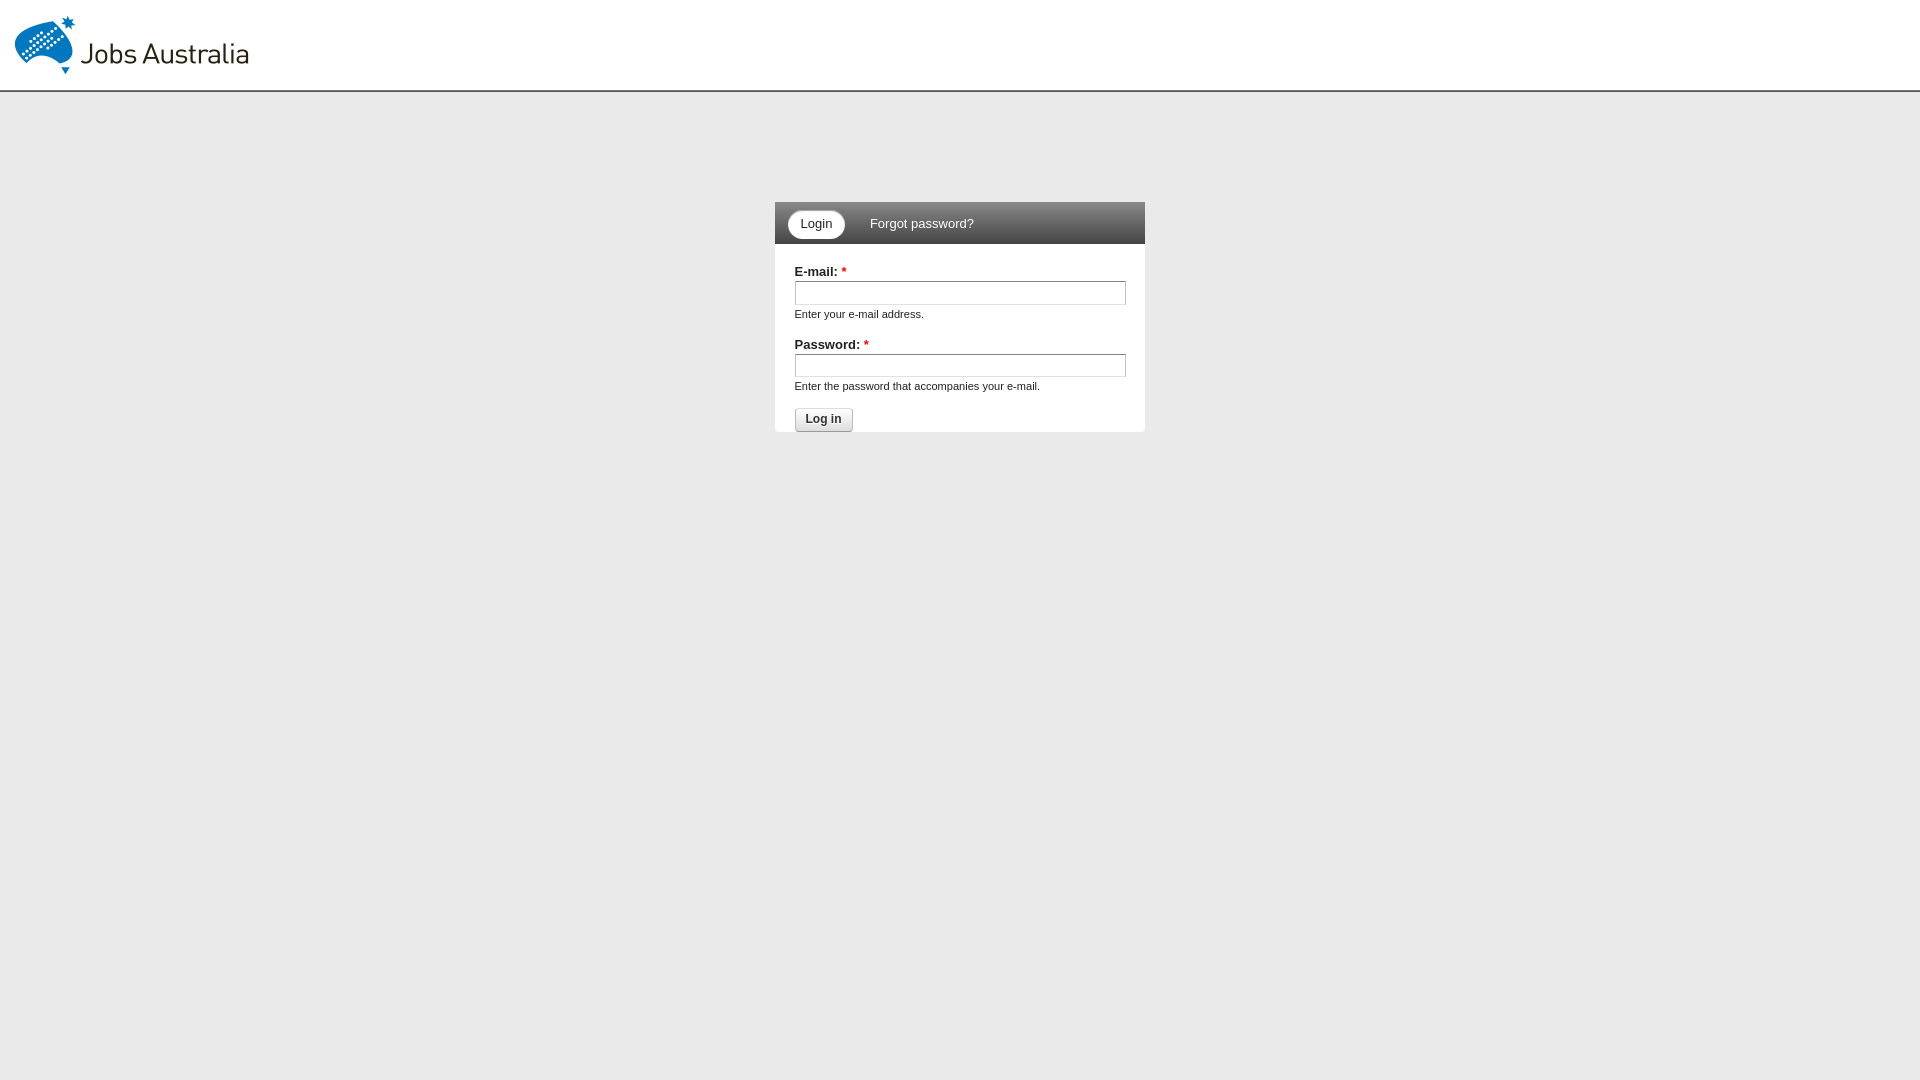  I want to click on 'Login', so click(816, 224).